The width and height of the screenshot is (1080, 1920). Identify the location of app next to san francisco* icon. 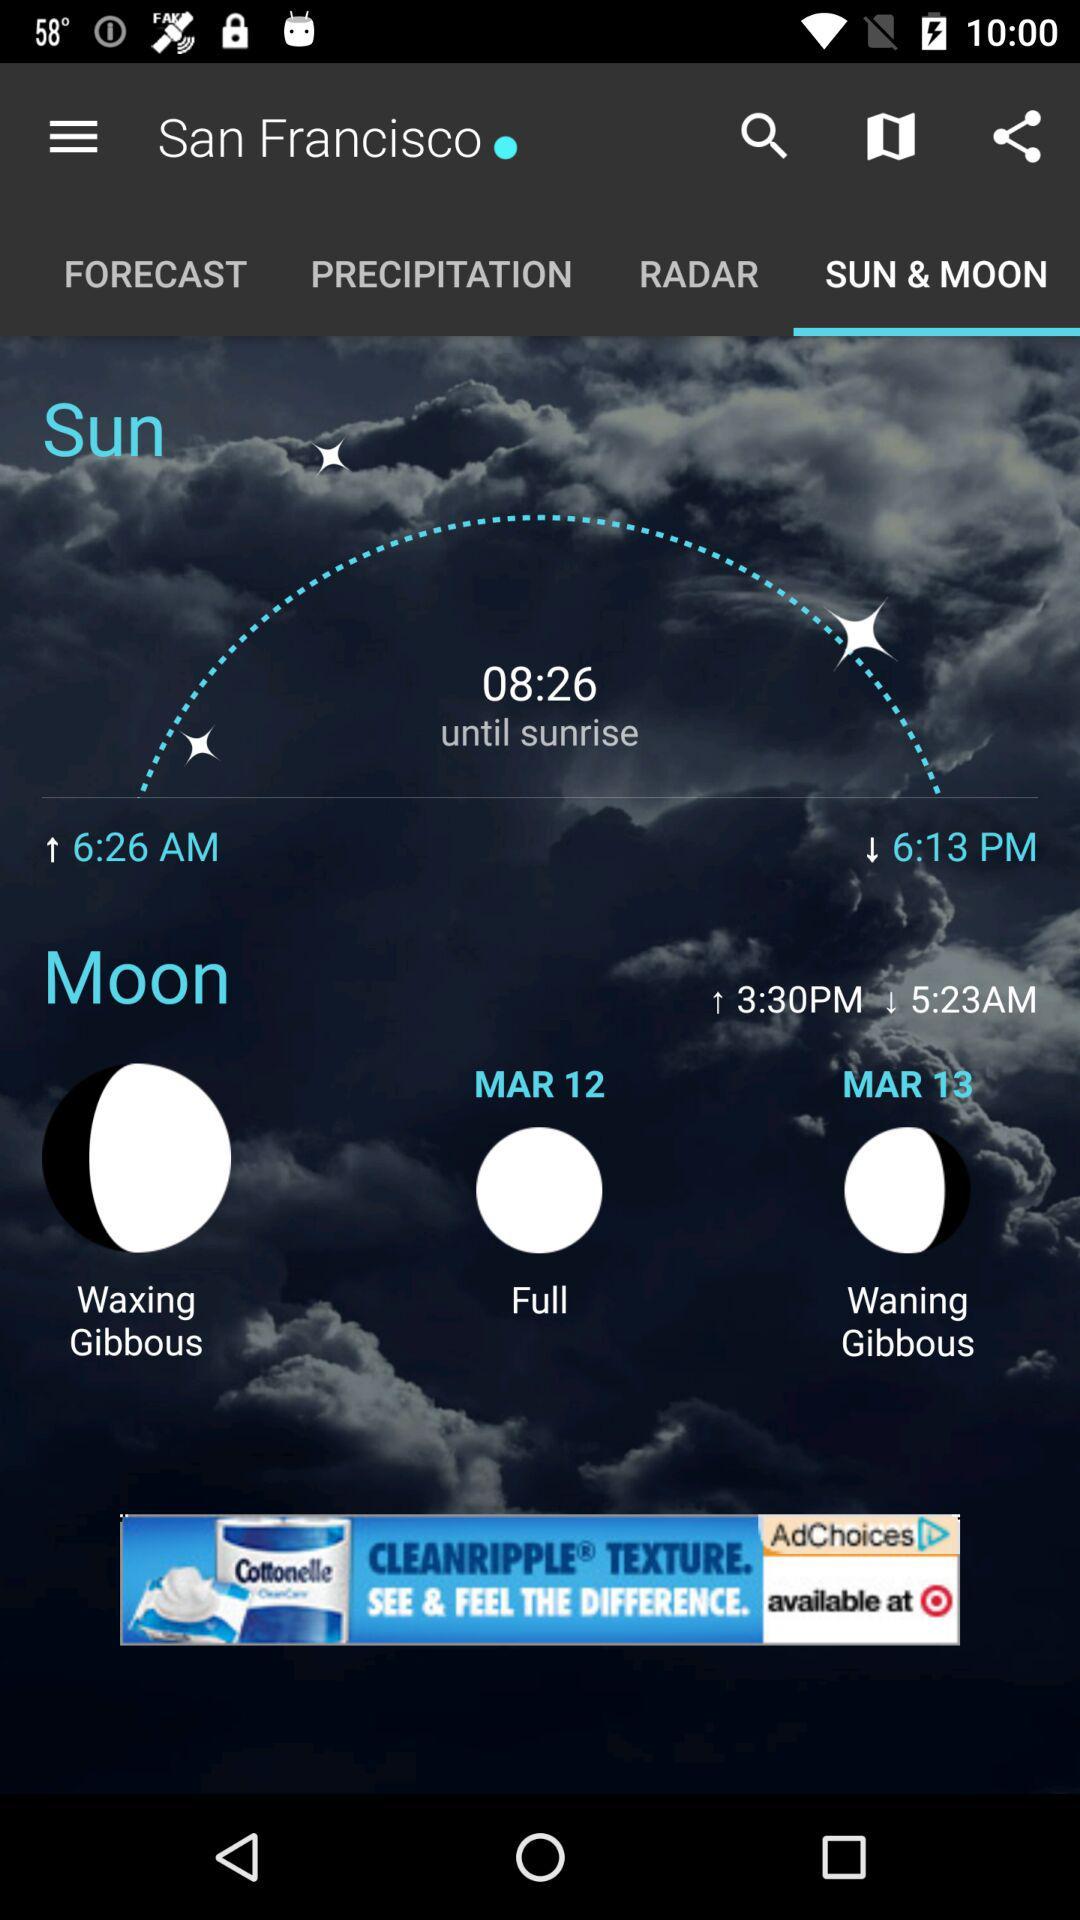
(72, 135).